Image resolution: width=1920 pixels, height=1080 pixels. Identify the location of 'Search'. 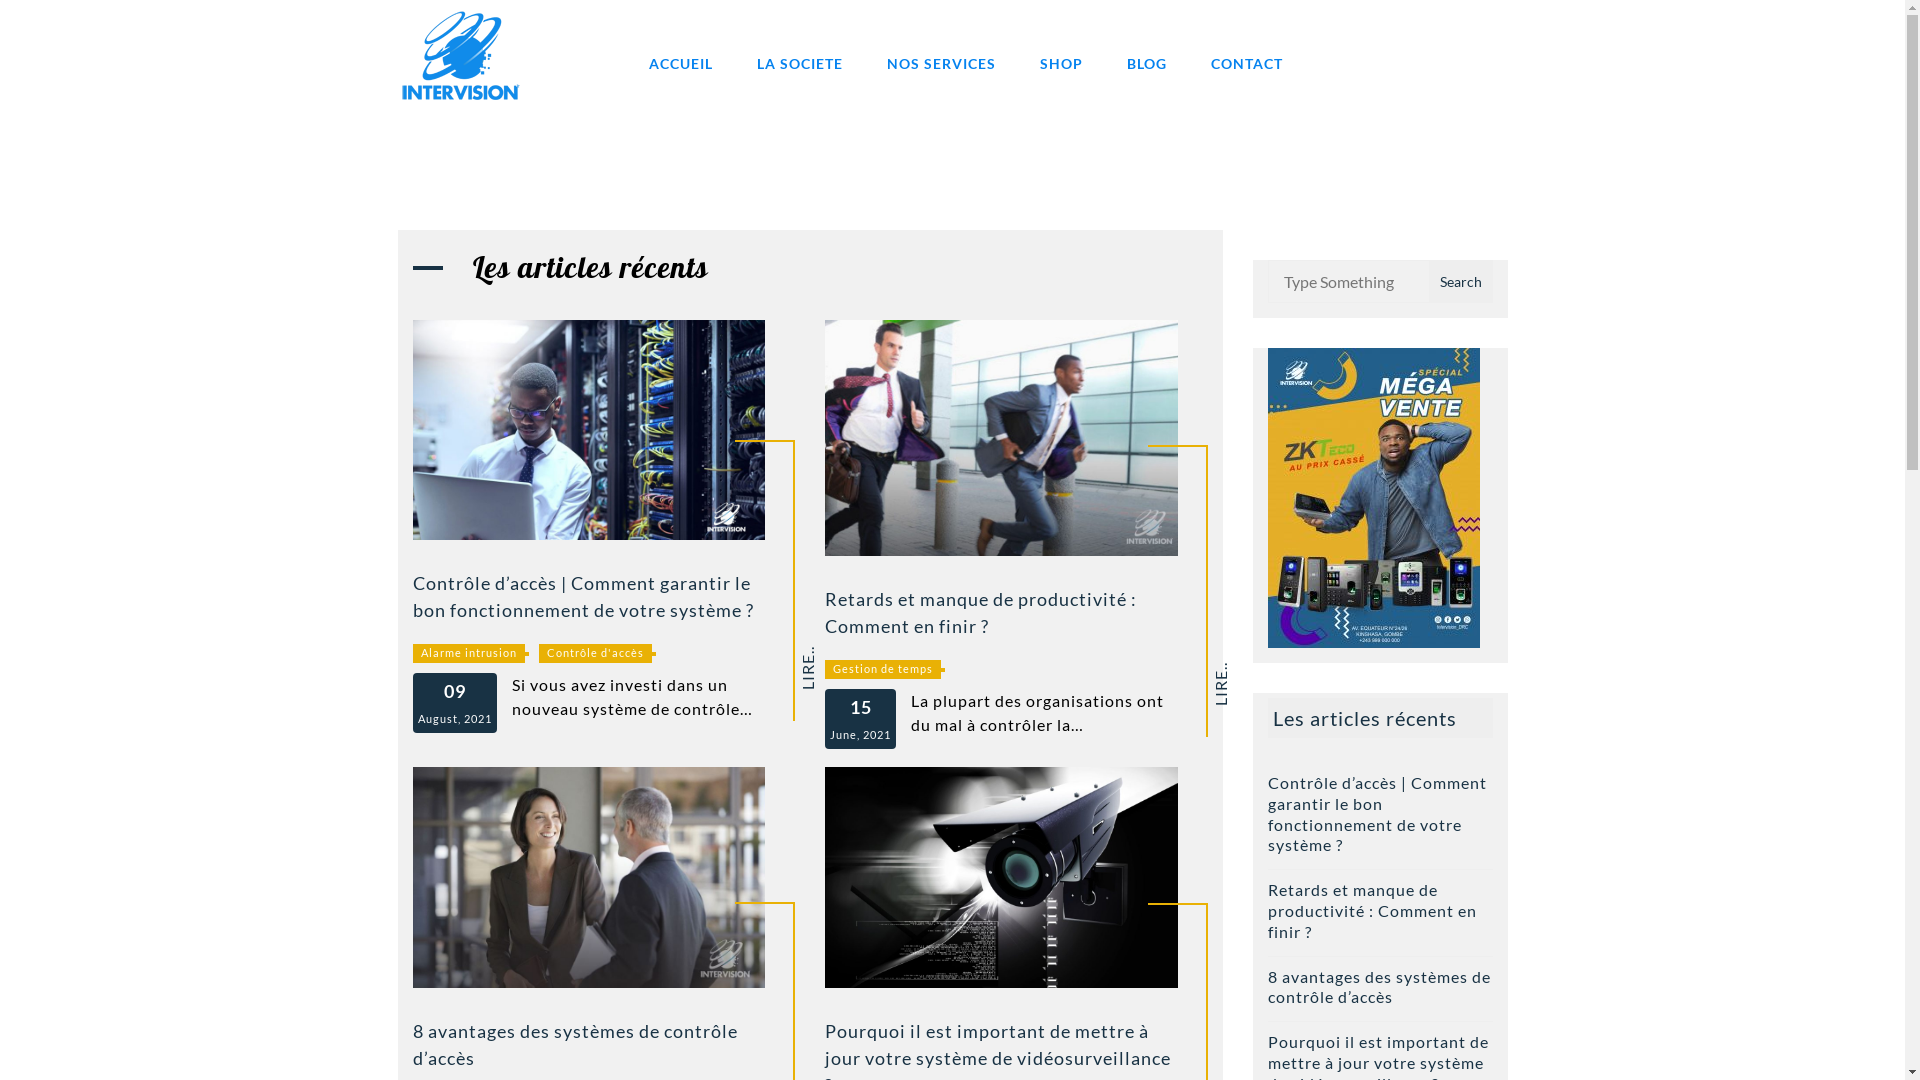
(1459, 281).